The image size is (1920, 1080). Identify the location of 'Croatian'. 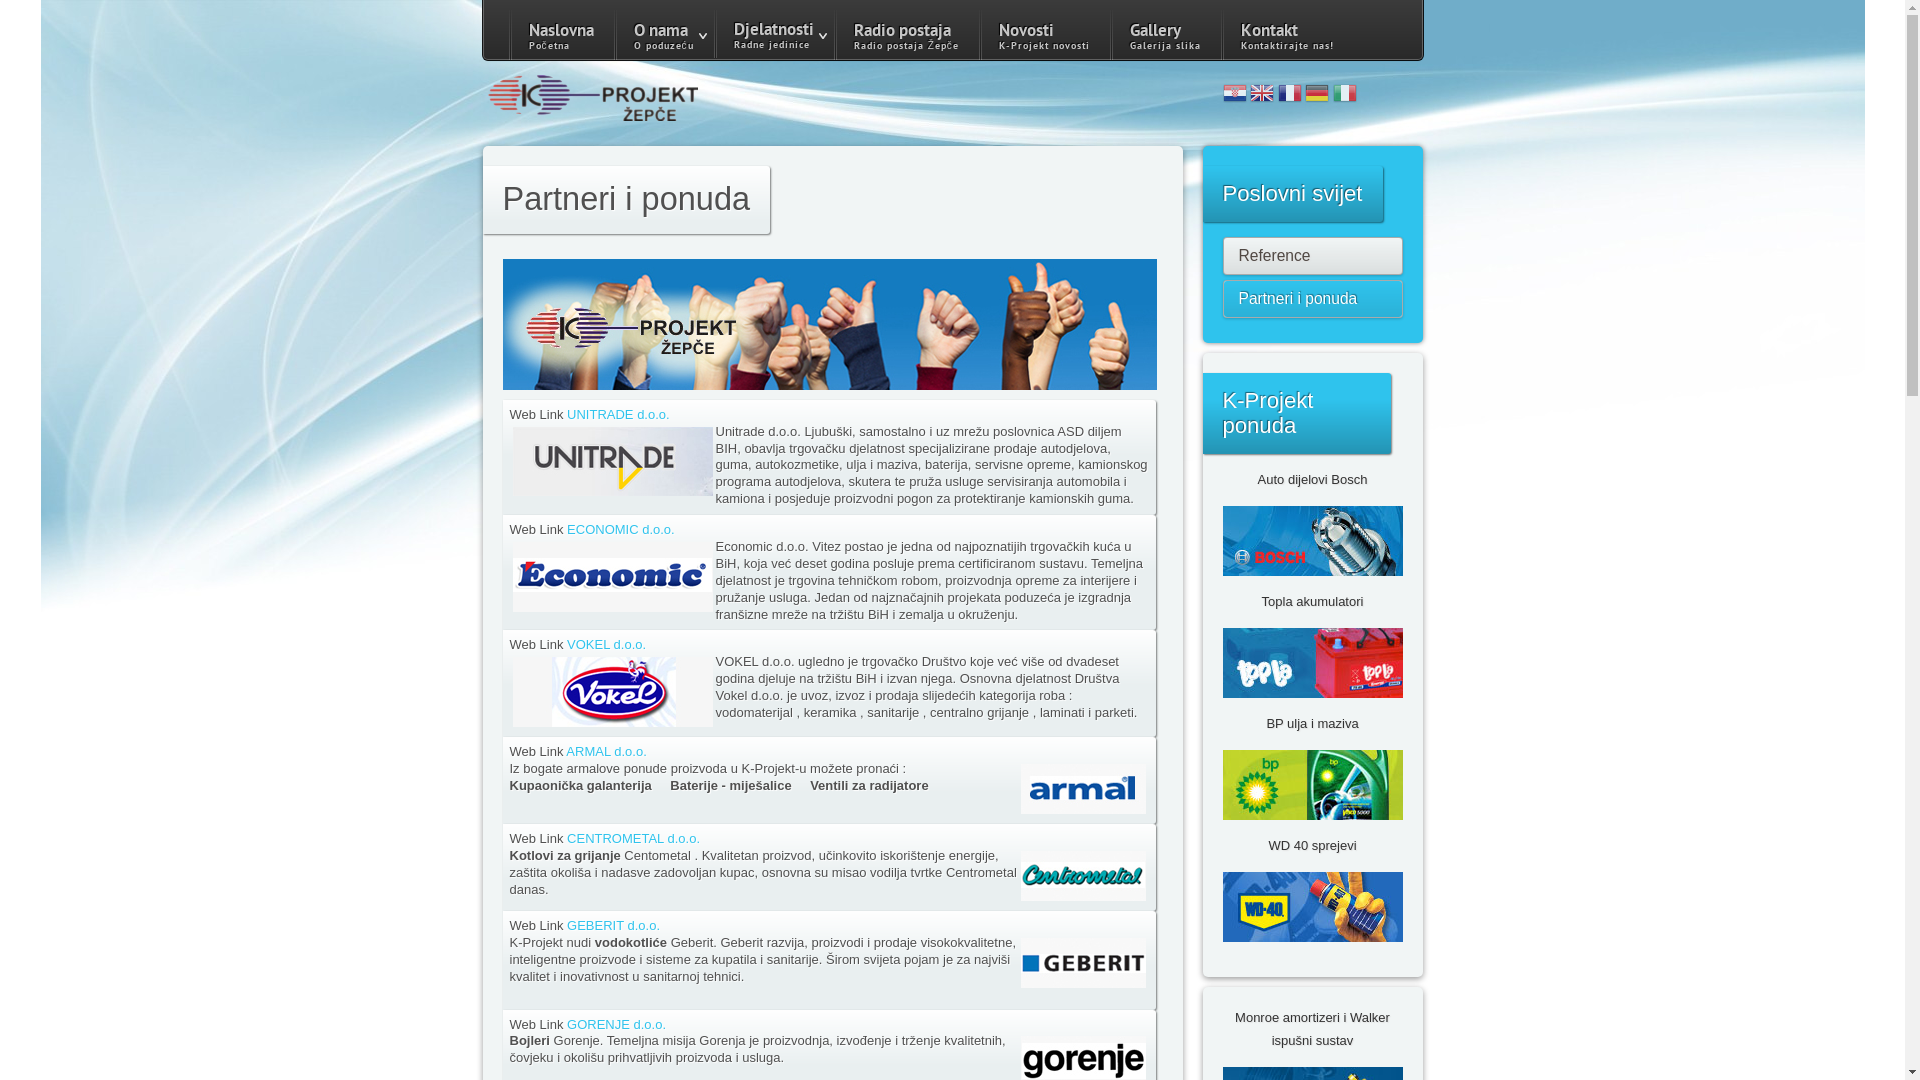
(1232, 95).